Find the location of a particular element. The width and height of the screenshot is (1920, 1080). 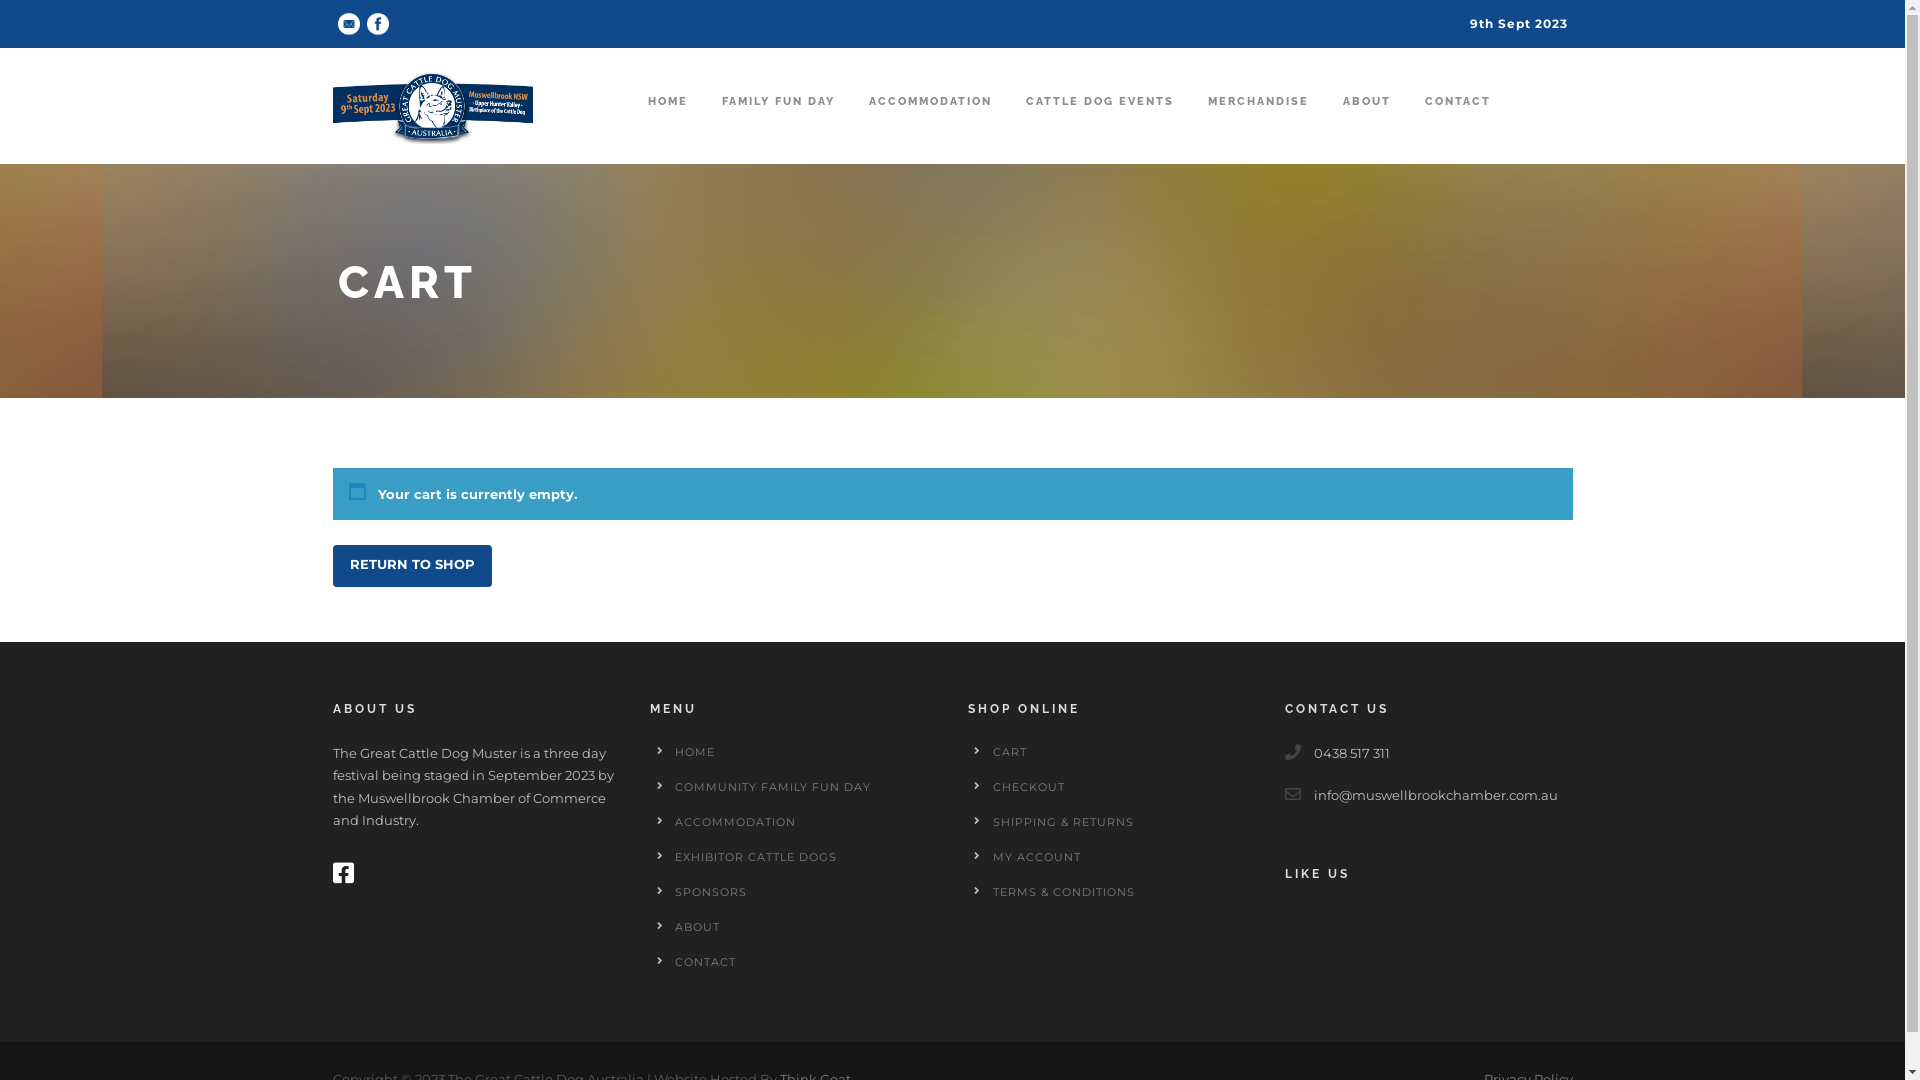

'CATTLE DOG EVENTS' is located at coordinates (1098, 121).